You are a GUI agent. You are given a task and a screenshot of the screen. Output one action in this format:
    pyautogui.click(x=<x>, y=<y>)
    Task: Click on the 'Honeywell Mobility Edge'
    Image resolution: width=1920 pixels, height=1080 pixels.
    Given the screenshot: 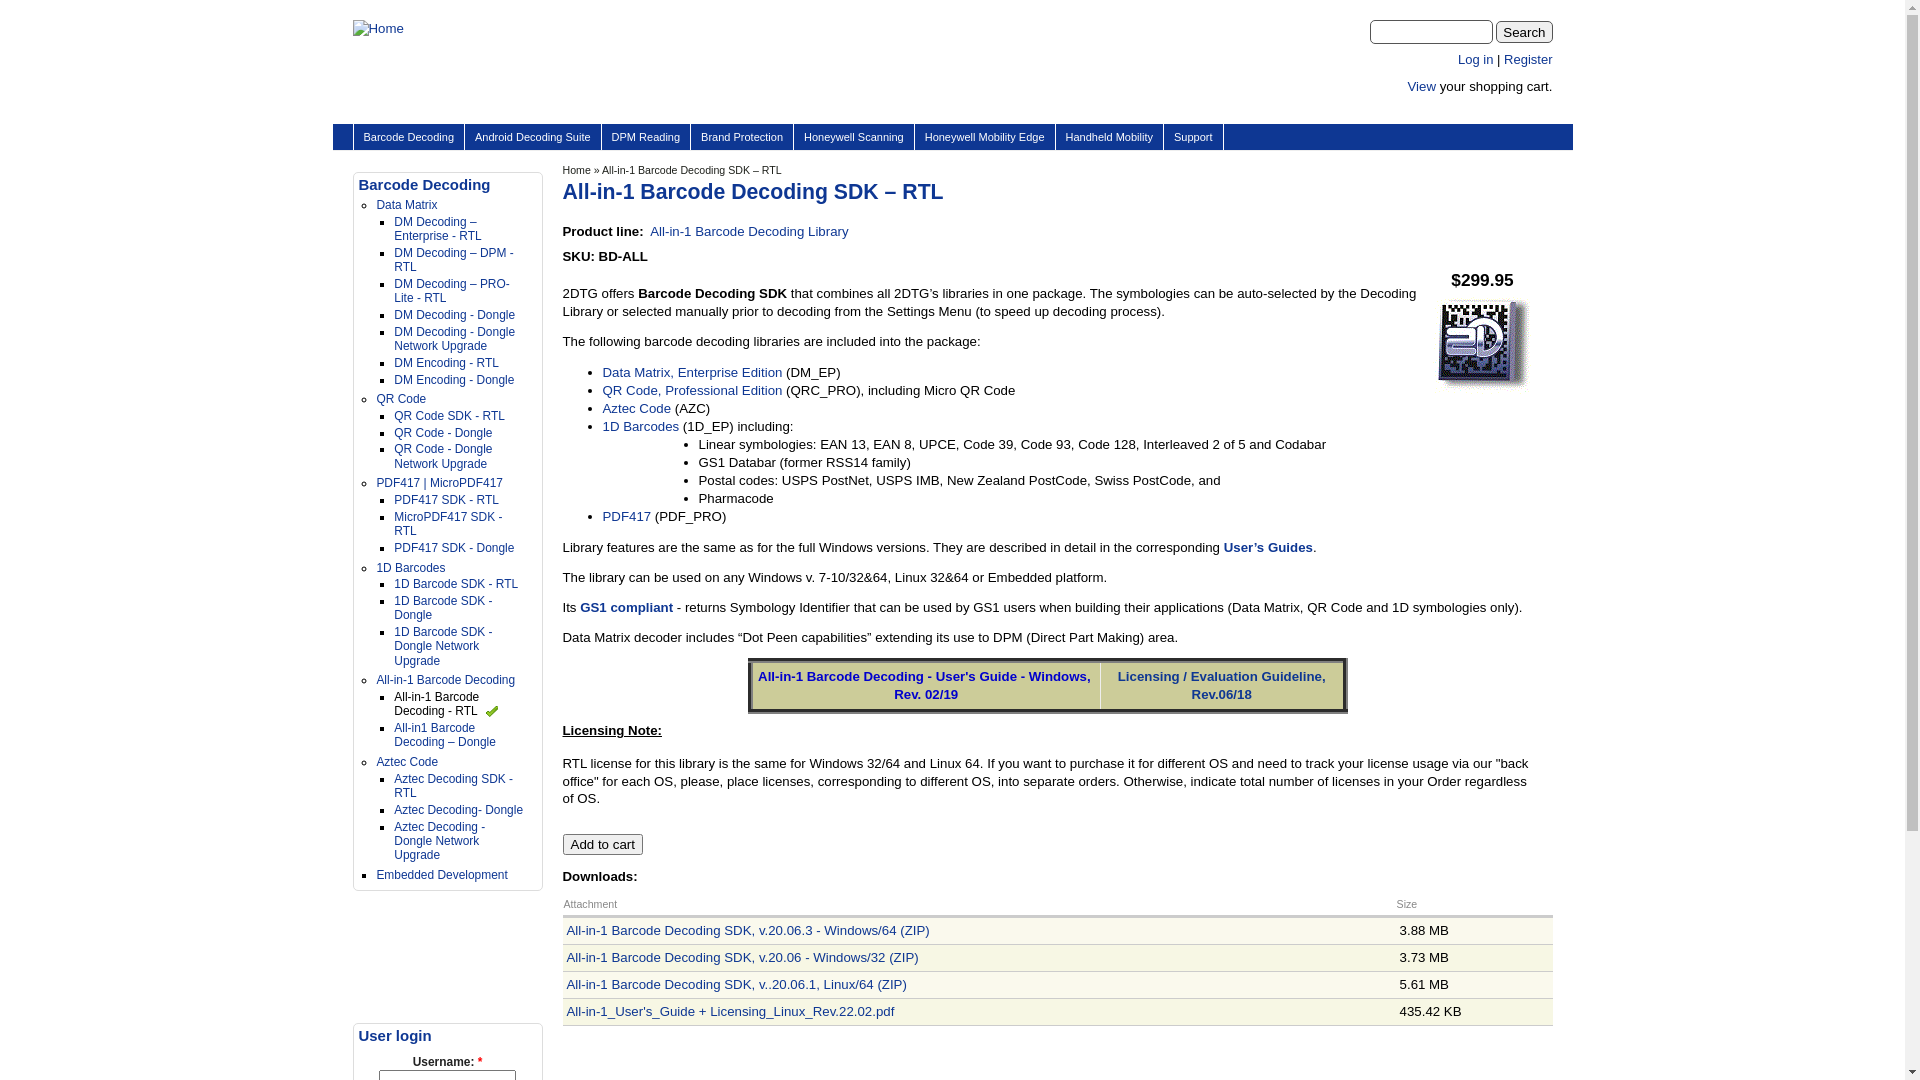 What is the action you would take?
    pyautogui.click(x=984, y=136)
    